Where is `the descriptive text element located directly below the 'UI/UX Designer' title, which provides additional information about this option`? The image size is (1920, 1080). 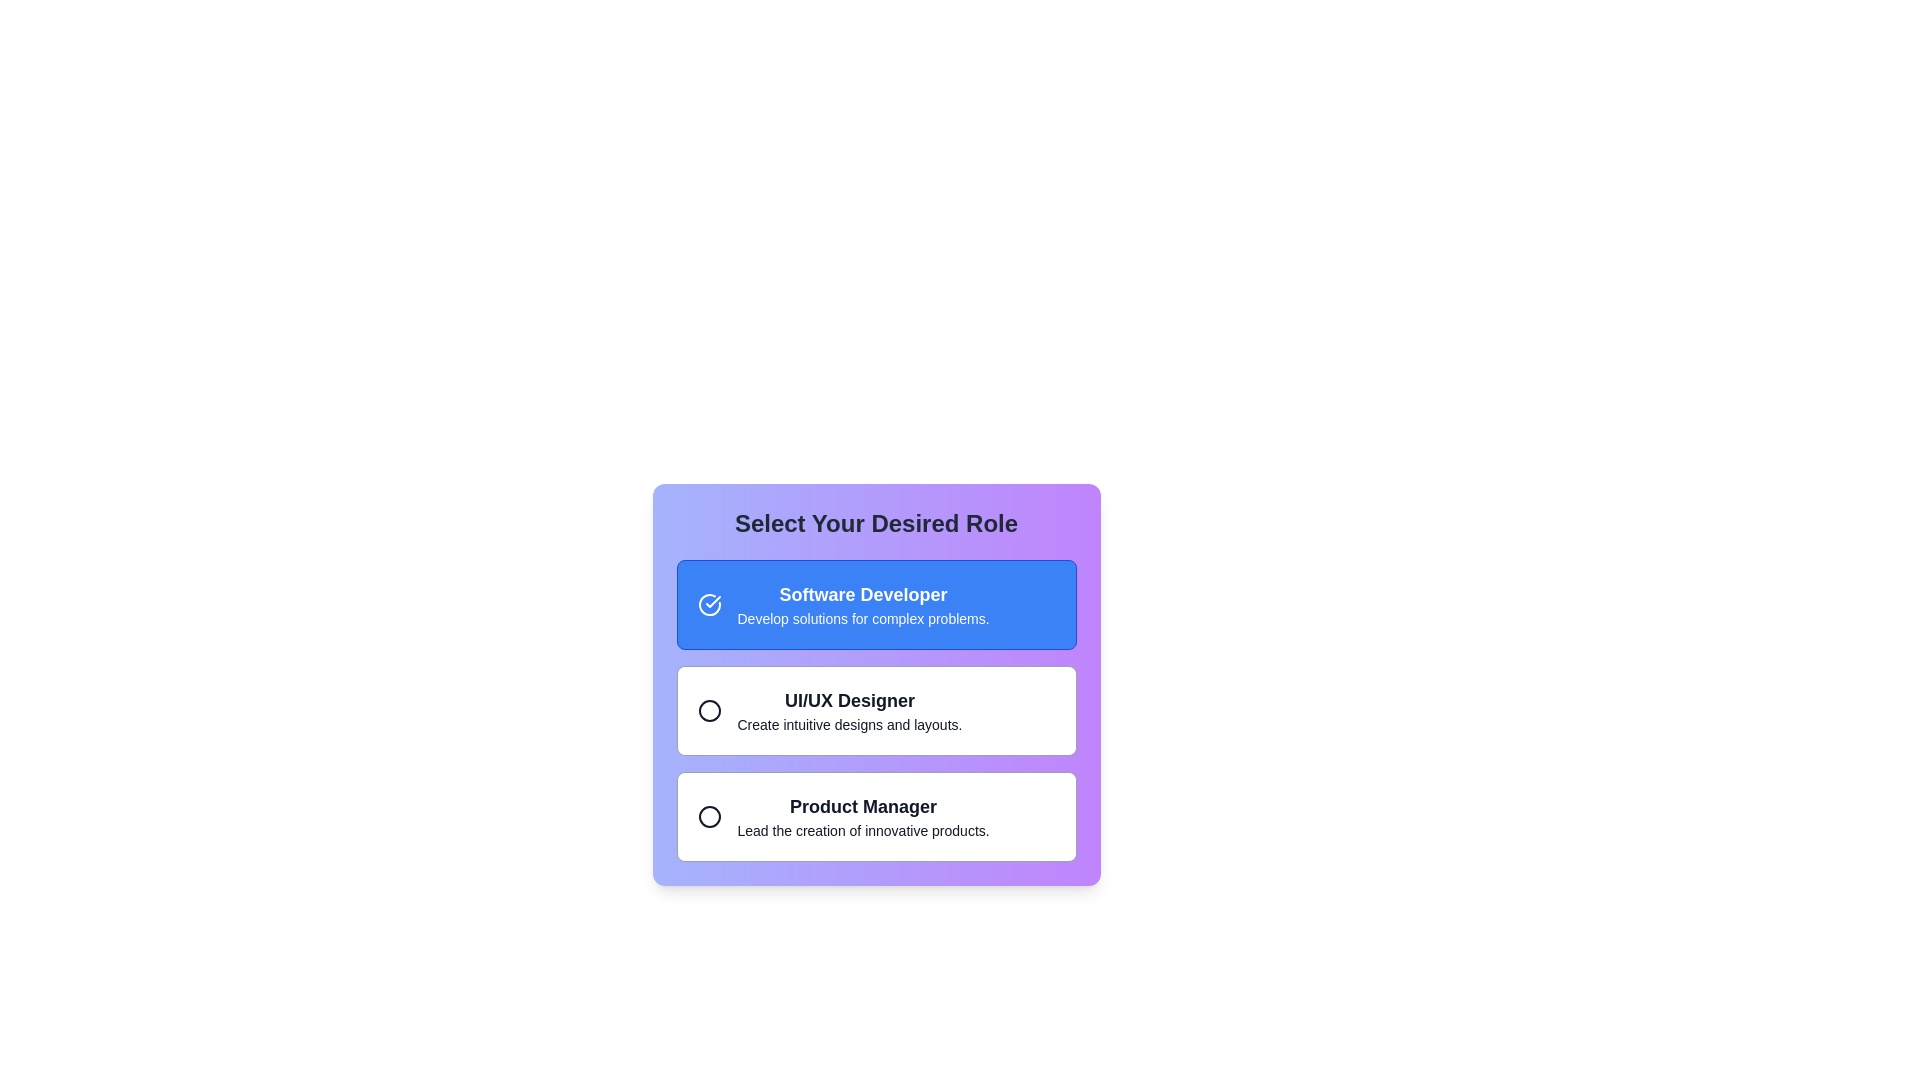
the descriptive text element located directly below the 'UI/UX Designer' title, which provides additional information about this option is located at coordinates (849, 725).